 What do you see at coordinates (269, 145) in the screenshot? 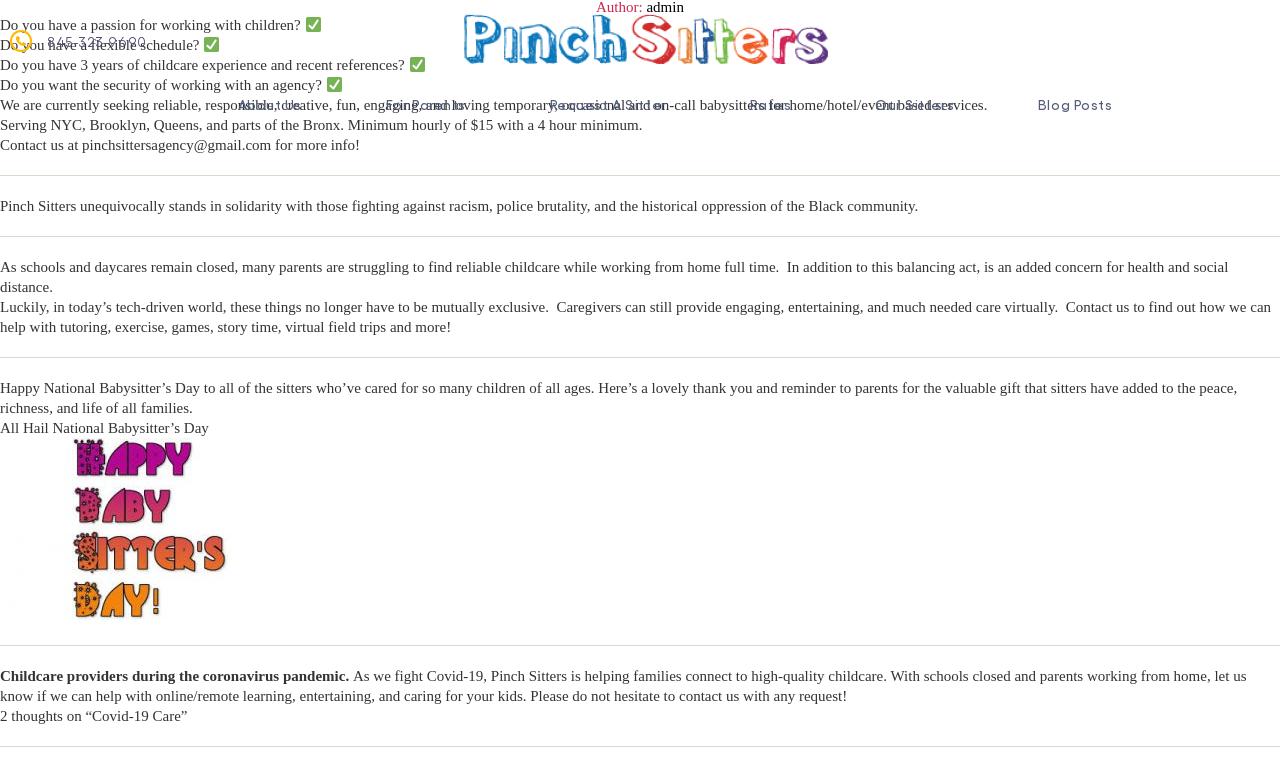
I see `'for more info!'` at bounding box center [269, 145].